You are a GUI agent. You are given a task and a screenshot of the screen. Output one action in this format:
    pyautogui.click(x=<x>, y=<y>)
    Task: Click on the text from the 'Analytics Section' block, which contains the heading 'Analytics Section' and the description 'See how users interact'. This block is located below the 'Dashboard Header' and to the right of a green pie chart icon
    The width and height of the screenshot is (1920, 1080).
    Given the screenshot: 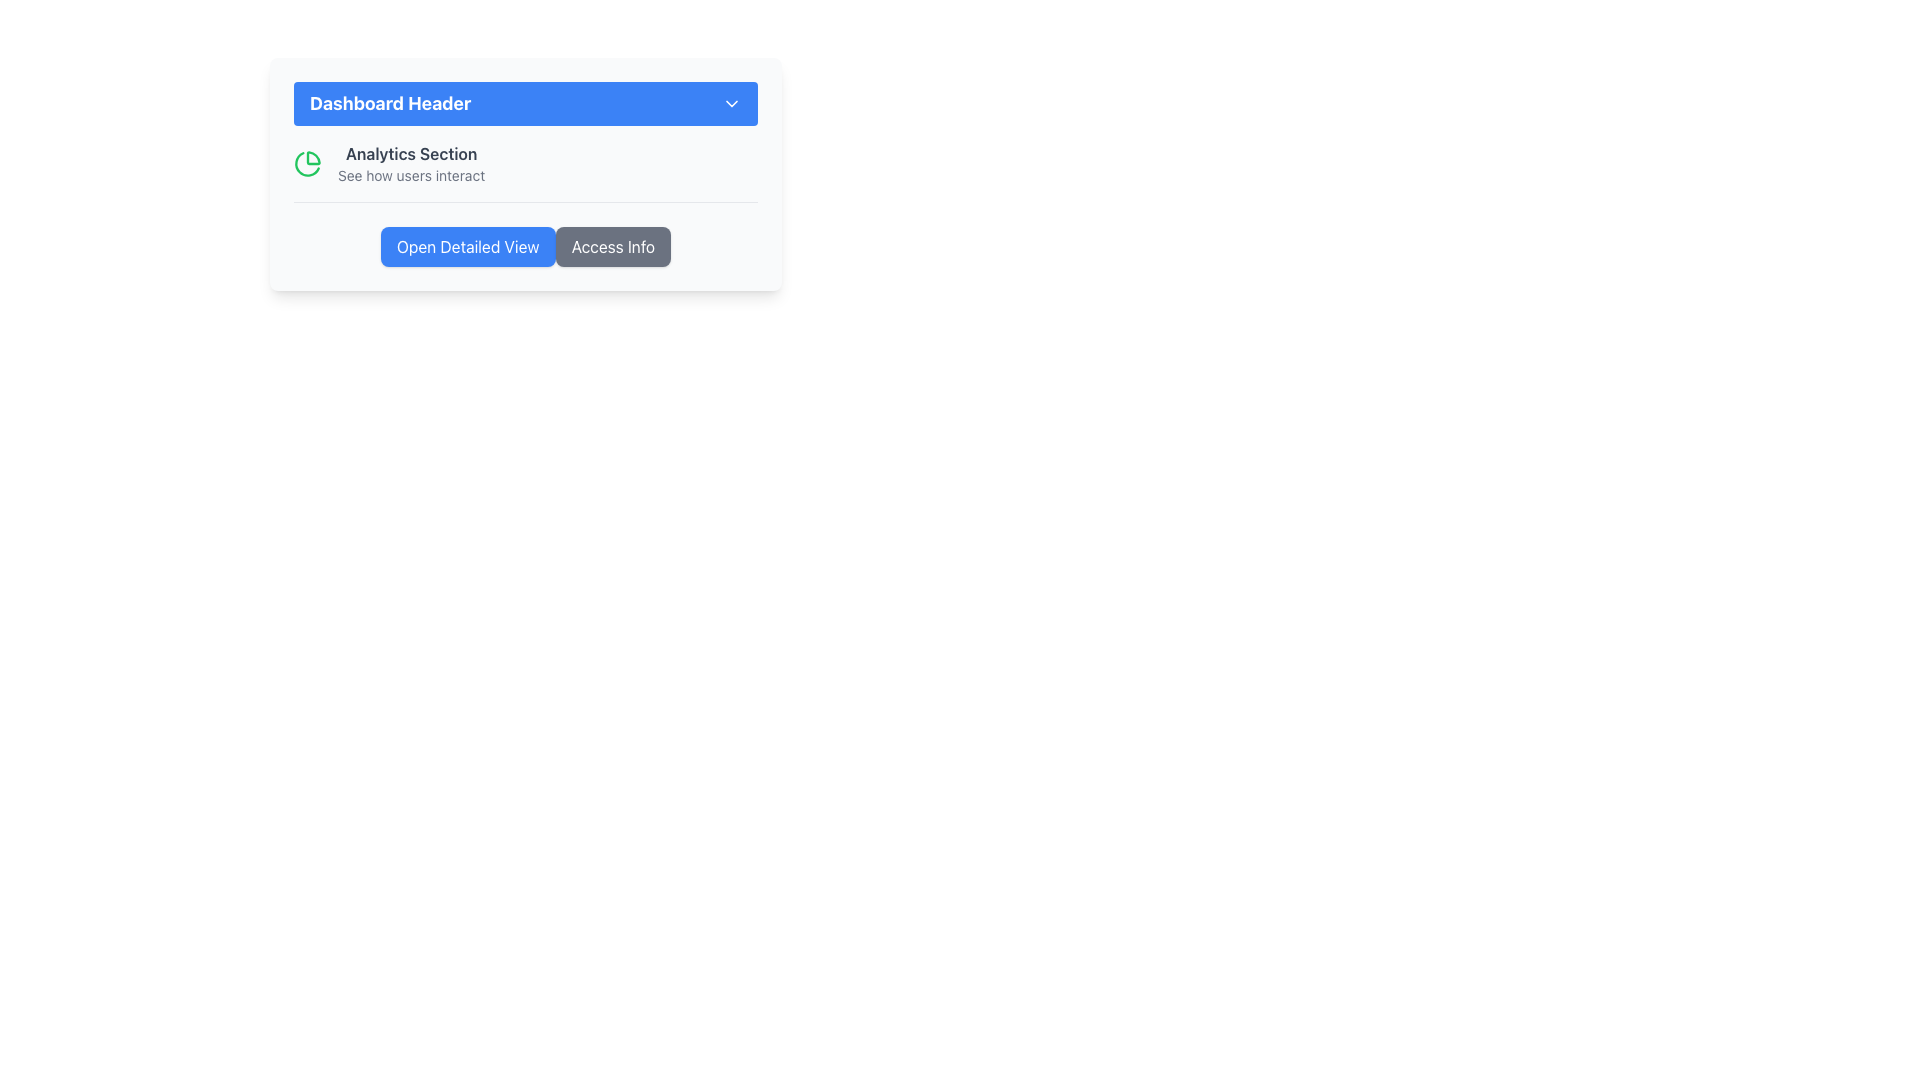 What is the action you would take?
    pyautogui.click(x=410, y=163)
    